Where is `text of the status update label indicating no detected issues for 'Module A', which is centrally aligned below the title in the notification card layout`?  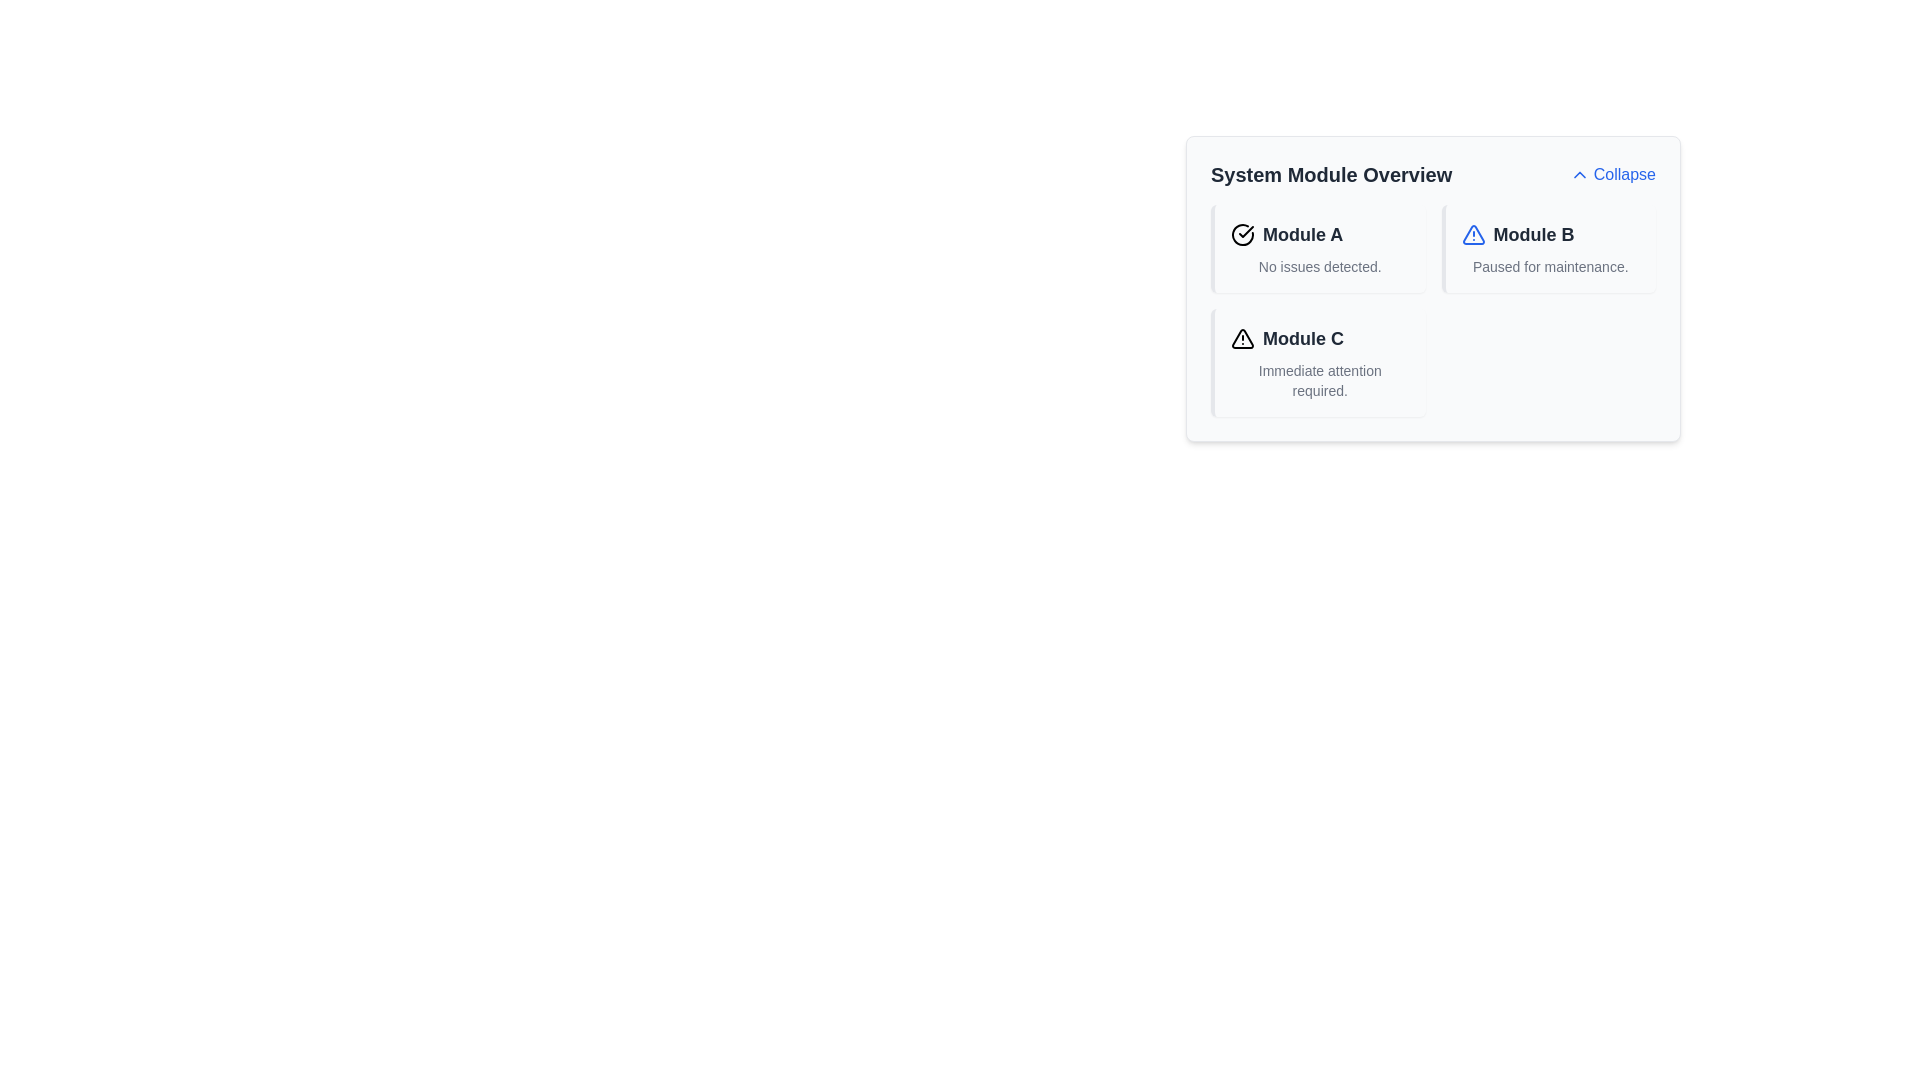
text of the status update label indicating no detected issues for 'Module A', which is centrally aligned below the title in the notification card layout is located at coordinates (1320, 265).